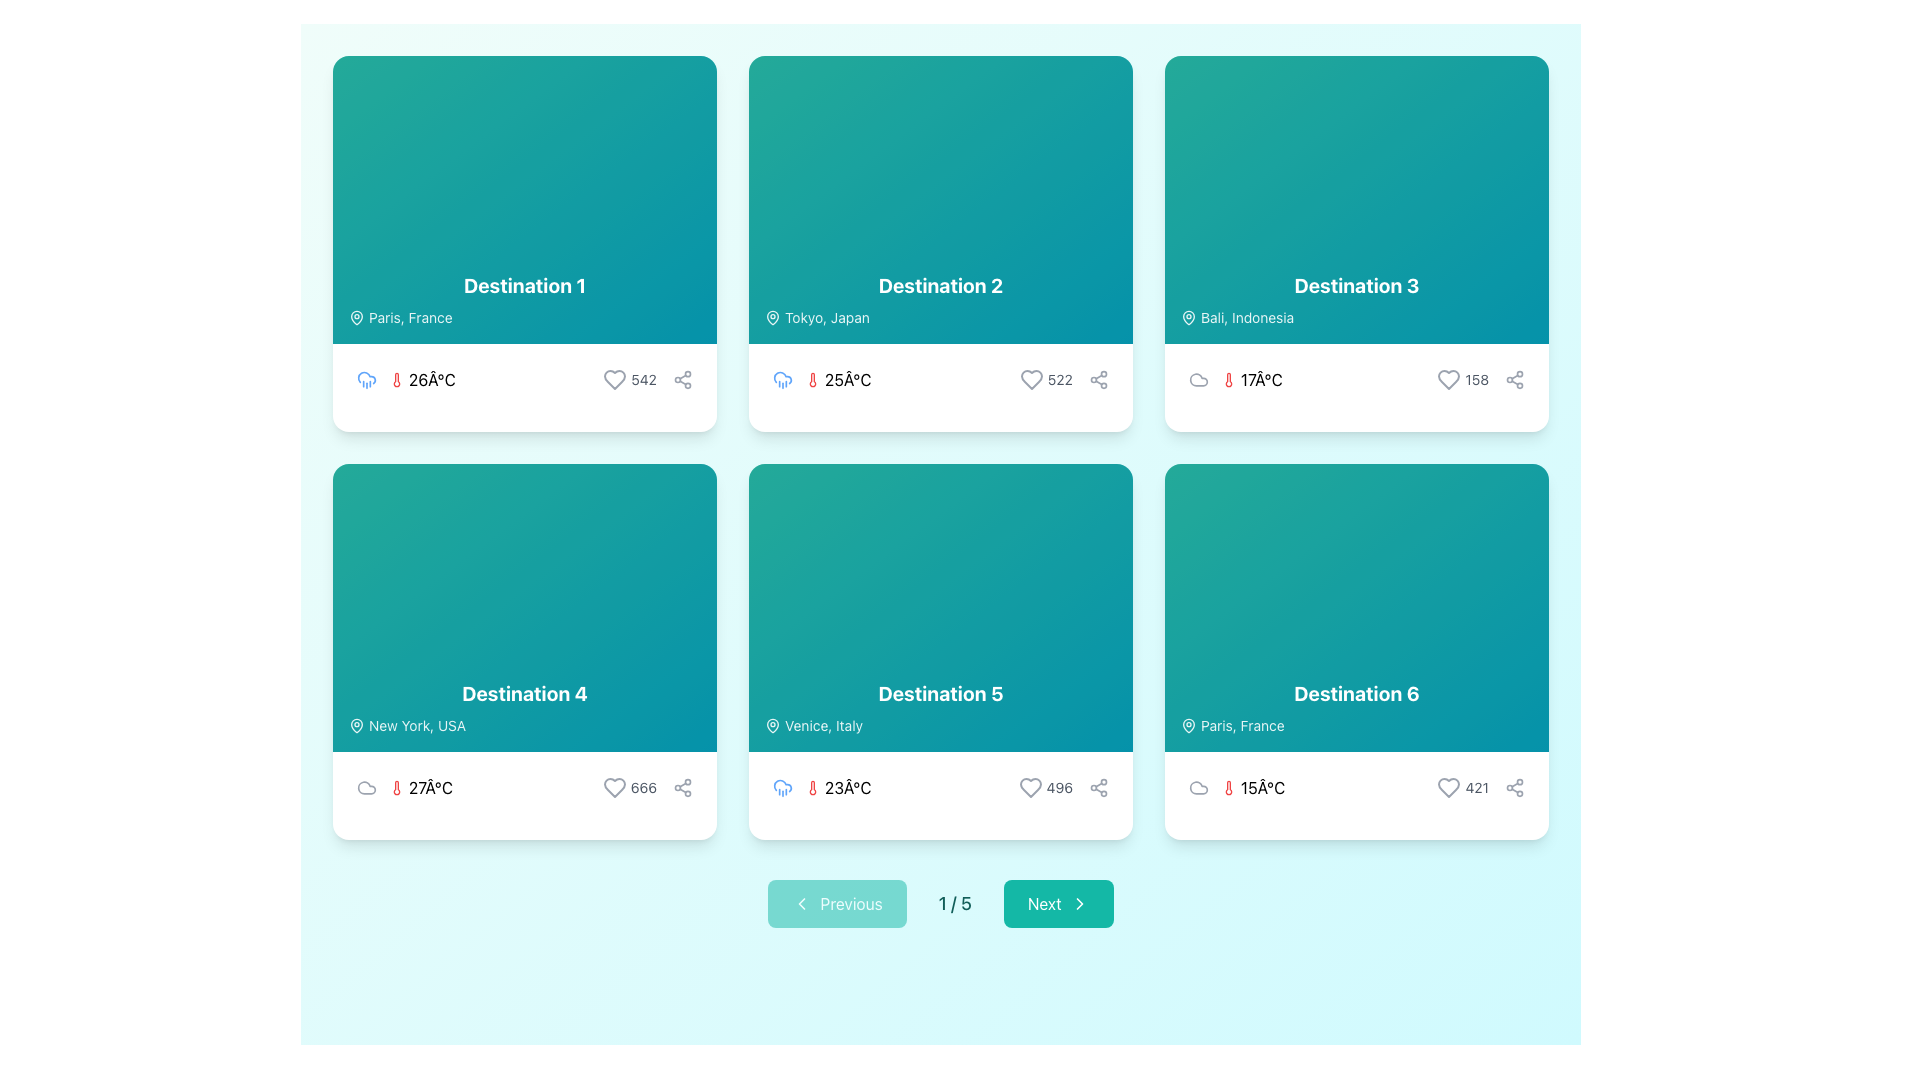  I want to click on the share icon represented by three connected circles and lines, located at the top-right corner of the 'Destination 1' card, to share the content, so click(682, 380).